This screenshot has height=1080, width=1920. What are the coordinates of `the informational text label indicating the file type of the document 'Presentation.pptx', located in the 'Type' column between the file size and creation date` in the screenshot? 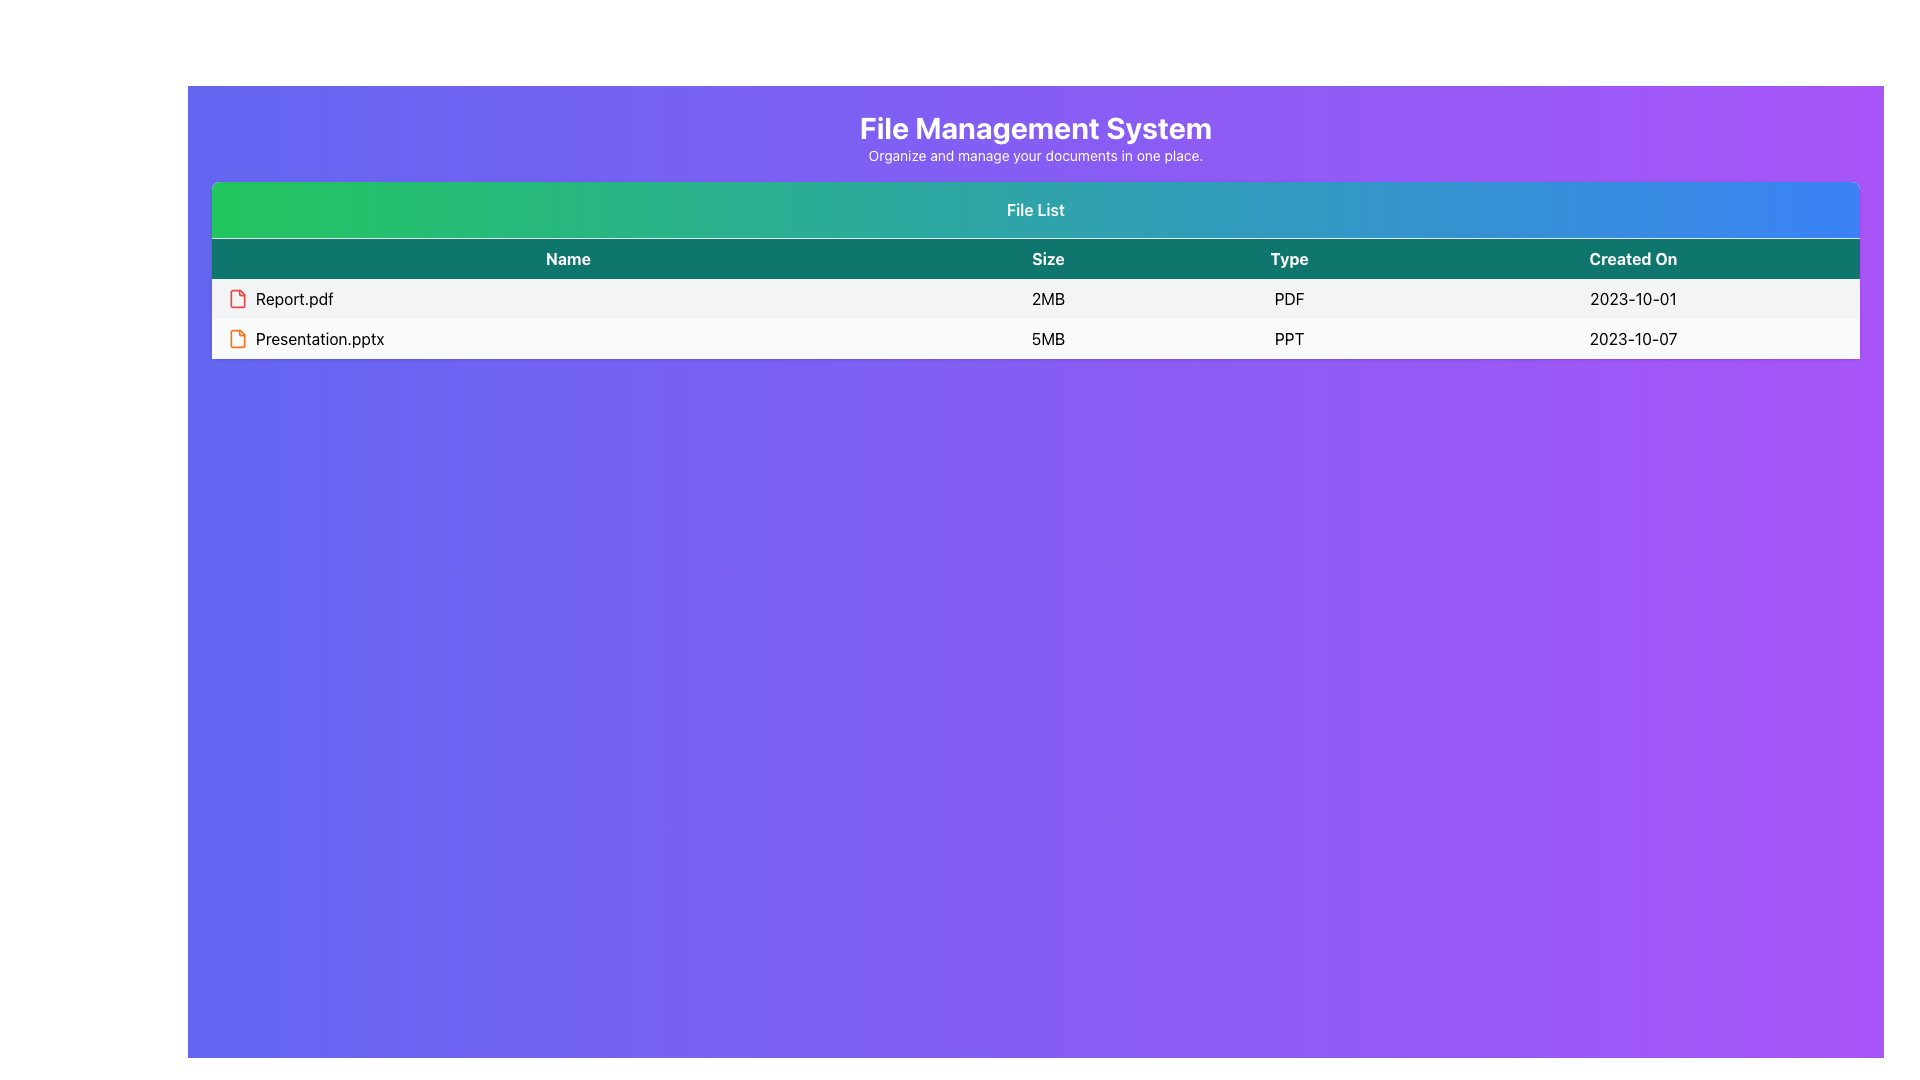 It's located at (1289, 338).